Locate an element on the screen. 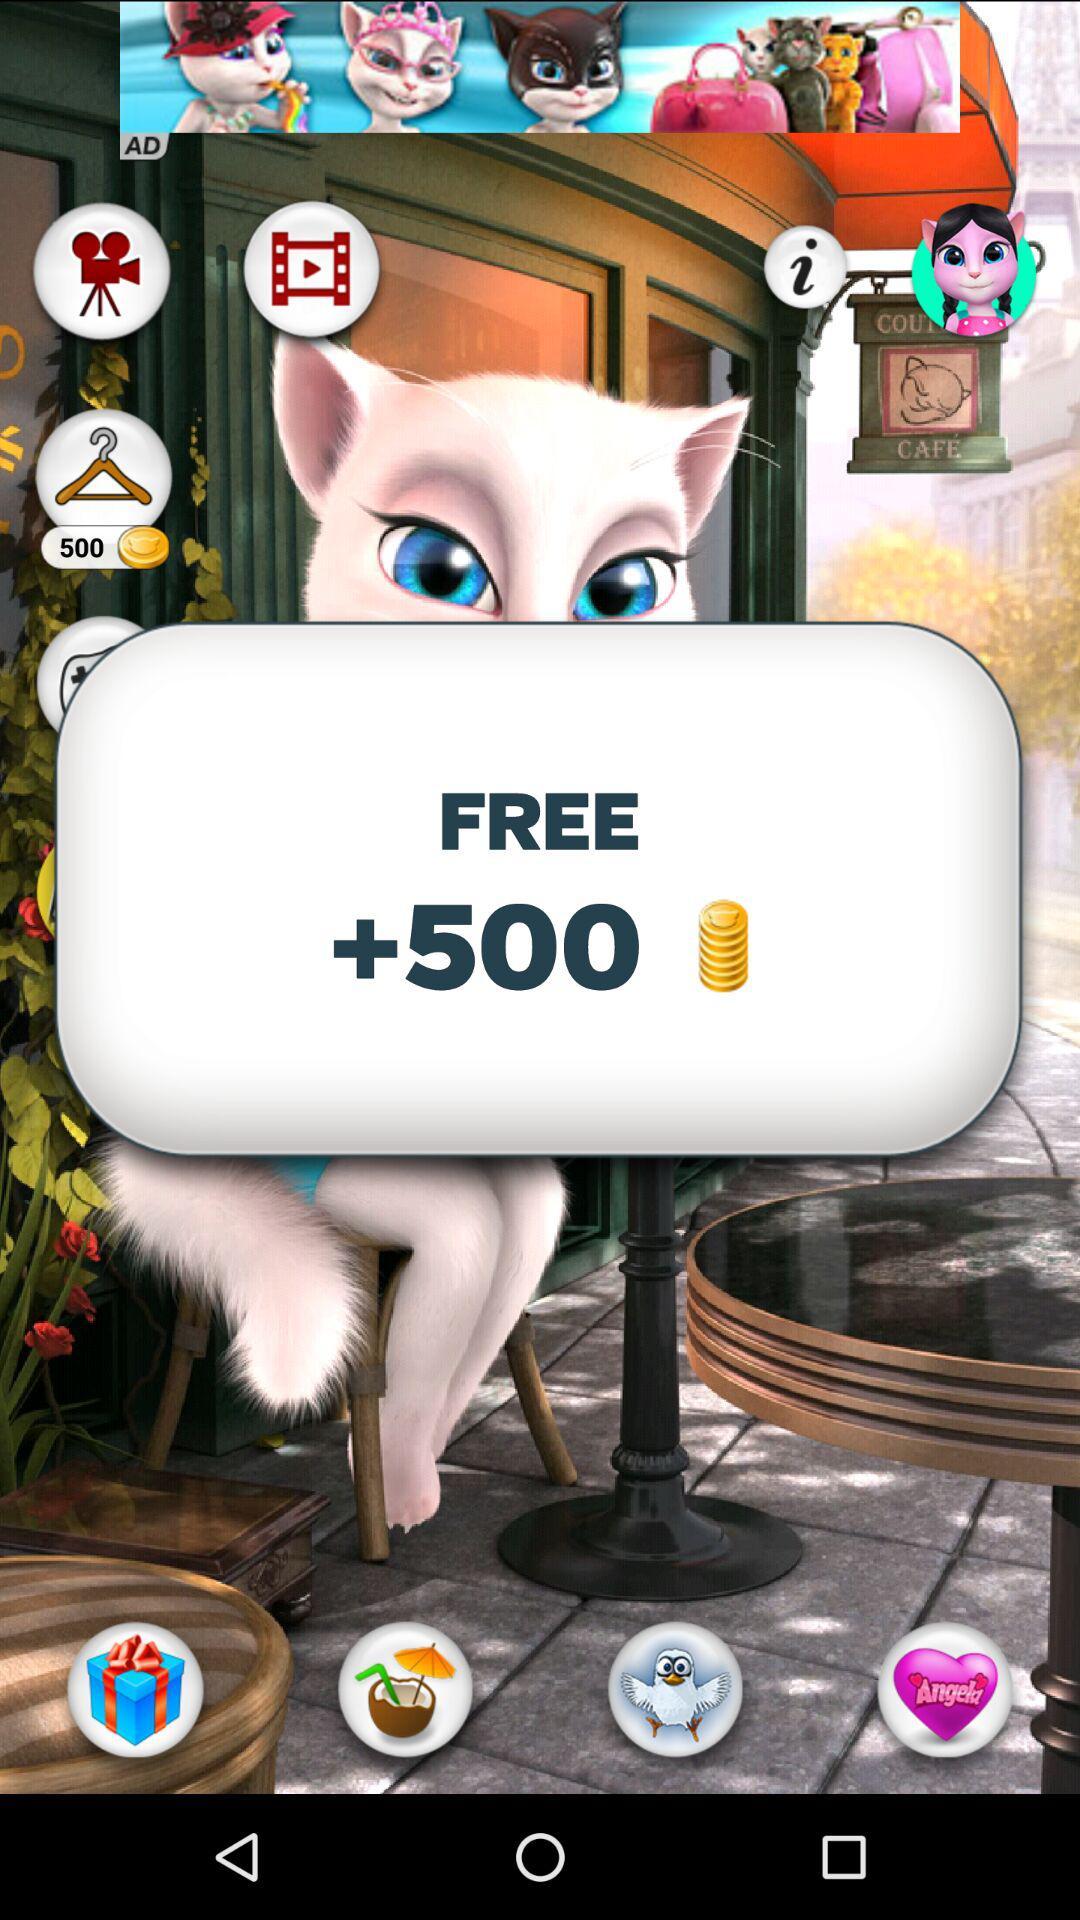 Image resolution: width=1080 pixels, height=1920 pixels. the female icon on the right corner is located at coordinates (974, 267).